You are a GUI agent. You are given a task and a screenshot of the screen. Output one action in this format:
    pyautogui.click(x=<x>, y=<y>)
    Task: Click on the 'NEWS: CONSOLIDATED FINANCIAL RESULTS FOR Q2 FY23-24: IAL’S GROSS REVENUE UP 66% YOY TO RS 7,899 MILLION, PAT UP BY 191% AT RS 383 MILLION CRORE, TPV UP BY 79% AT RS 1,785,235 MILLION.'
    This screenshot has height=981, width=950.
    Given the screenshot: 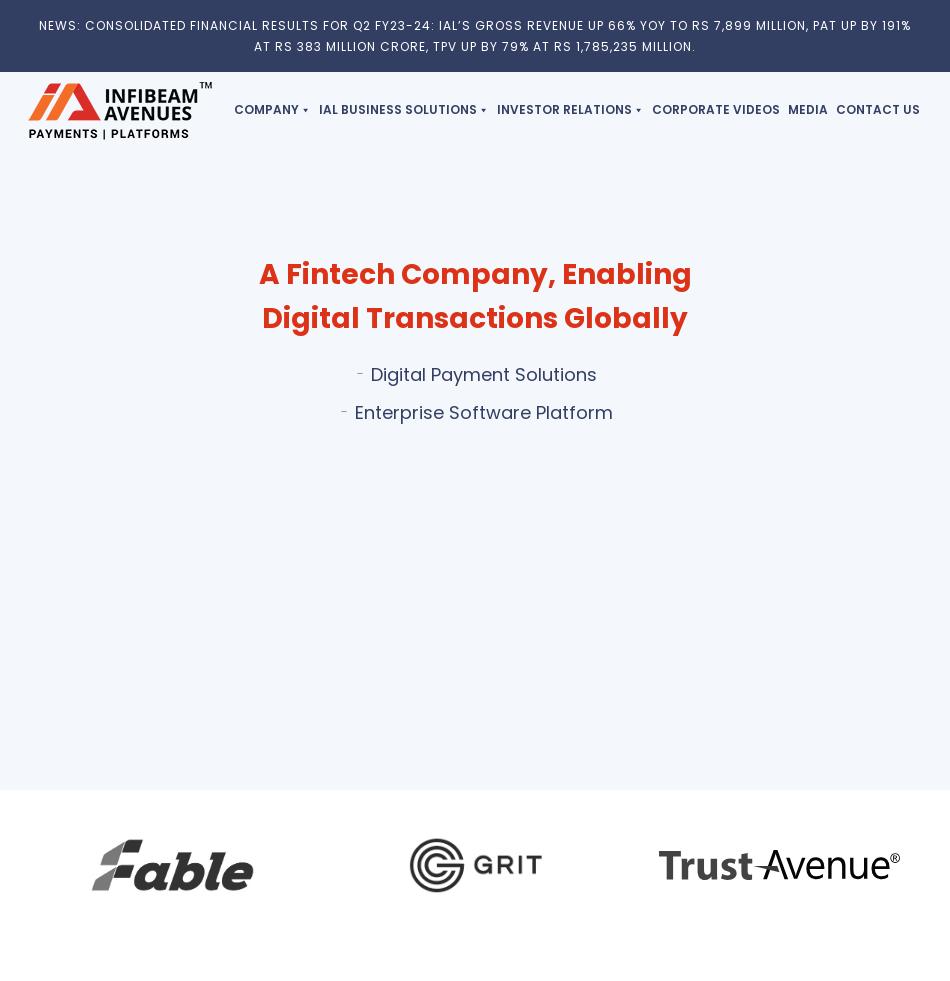 What is the action you would take?
    pyautogui.click(x=475, y=35)
    